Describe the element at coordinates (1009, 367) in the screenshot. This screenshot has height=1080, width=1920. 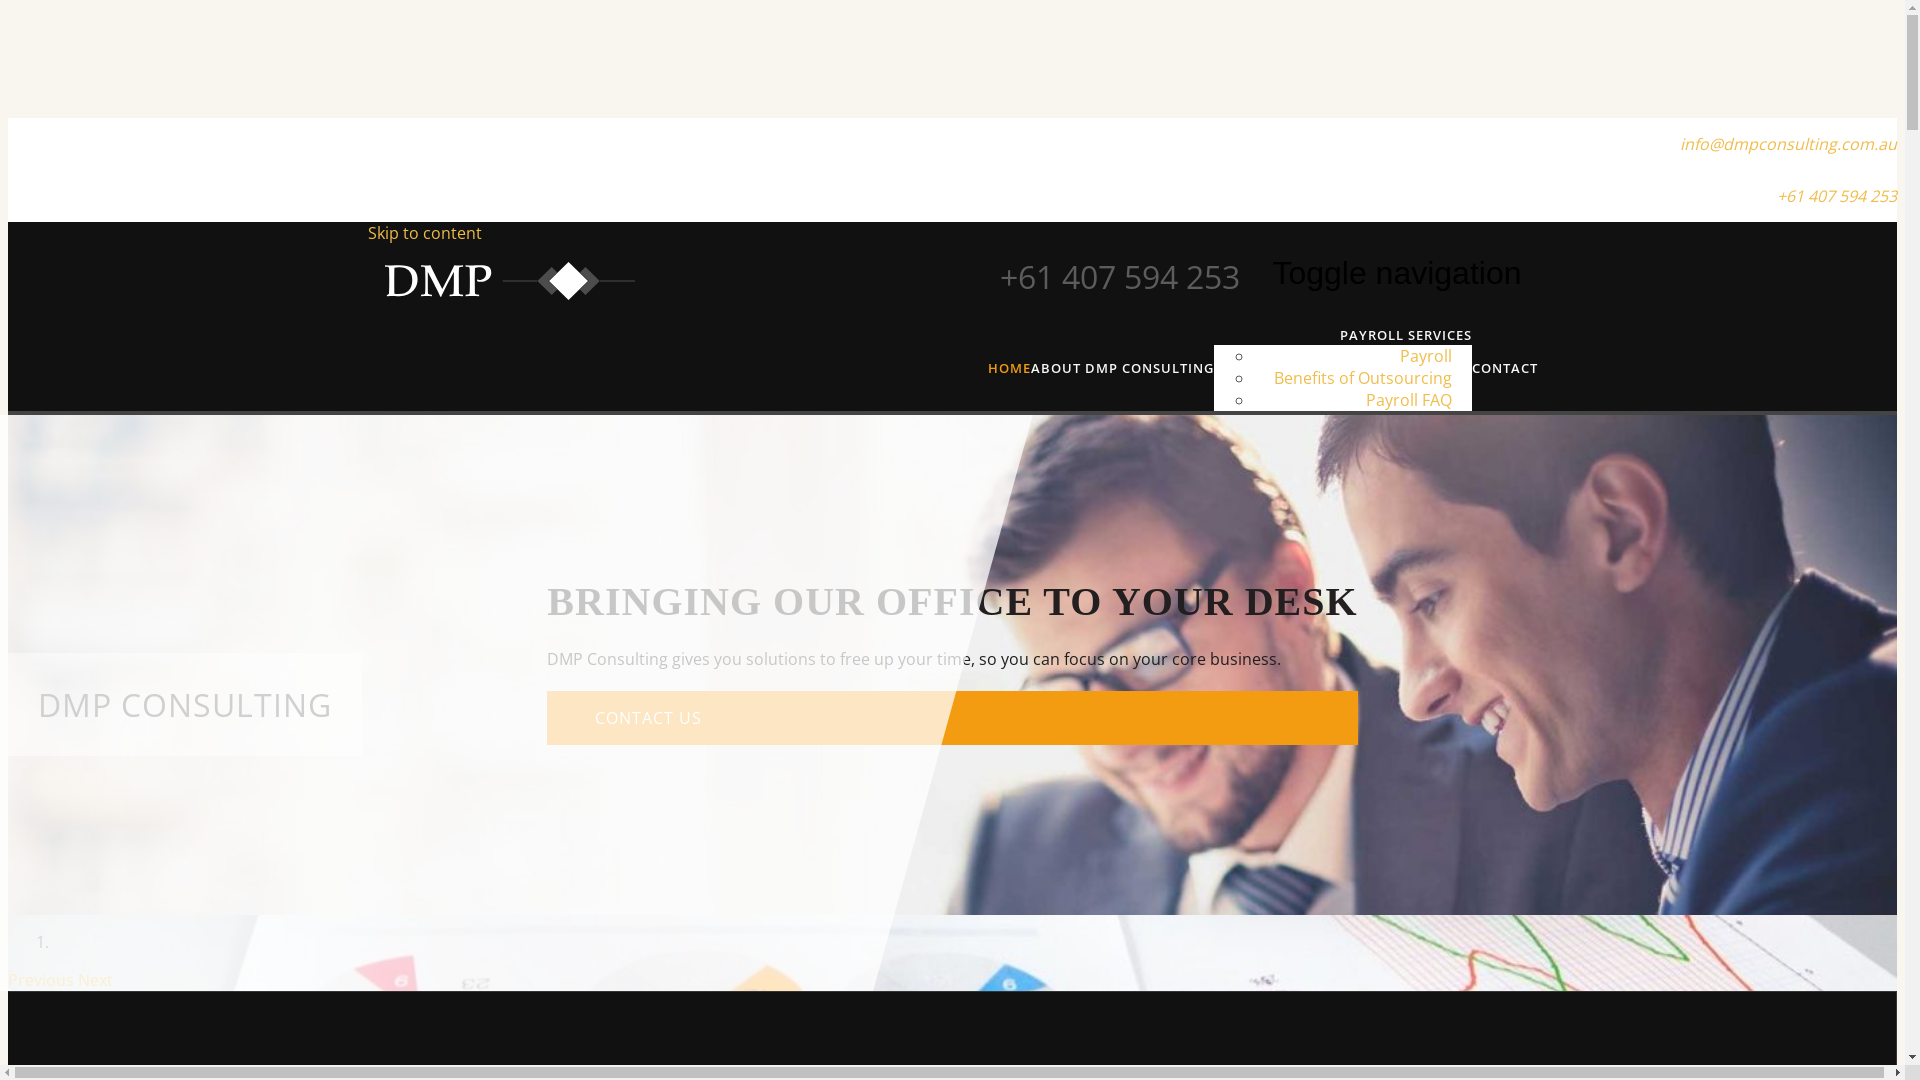
I see `'HOME'` at that location.